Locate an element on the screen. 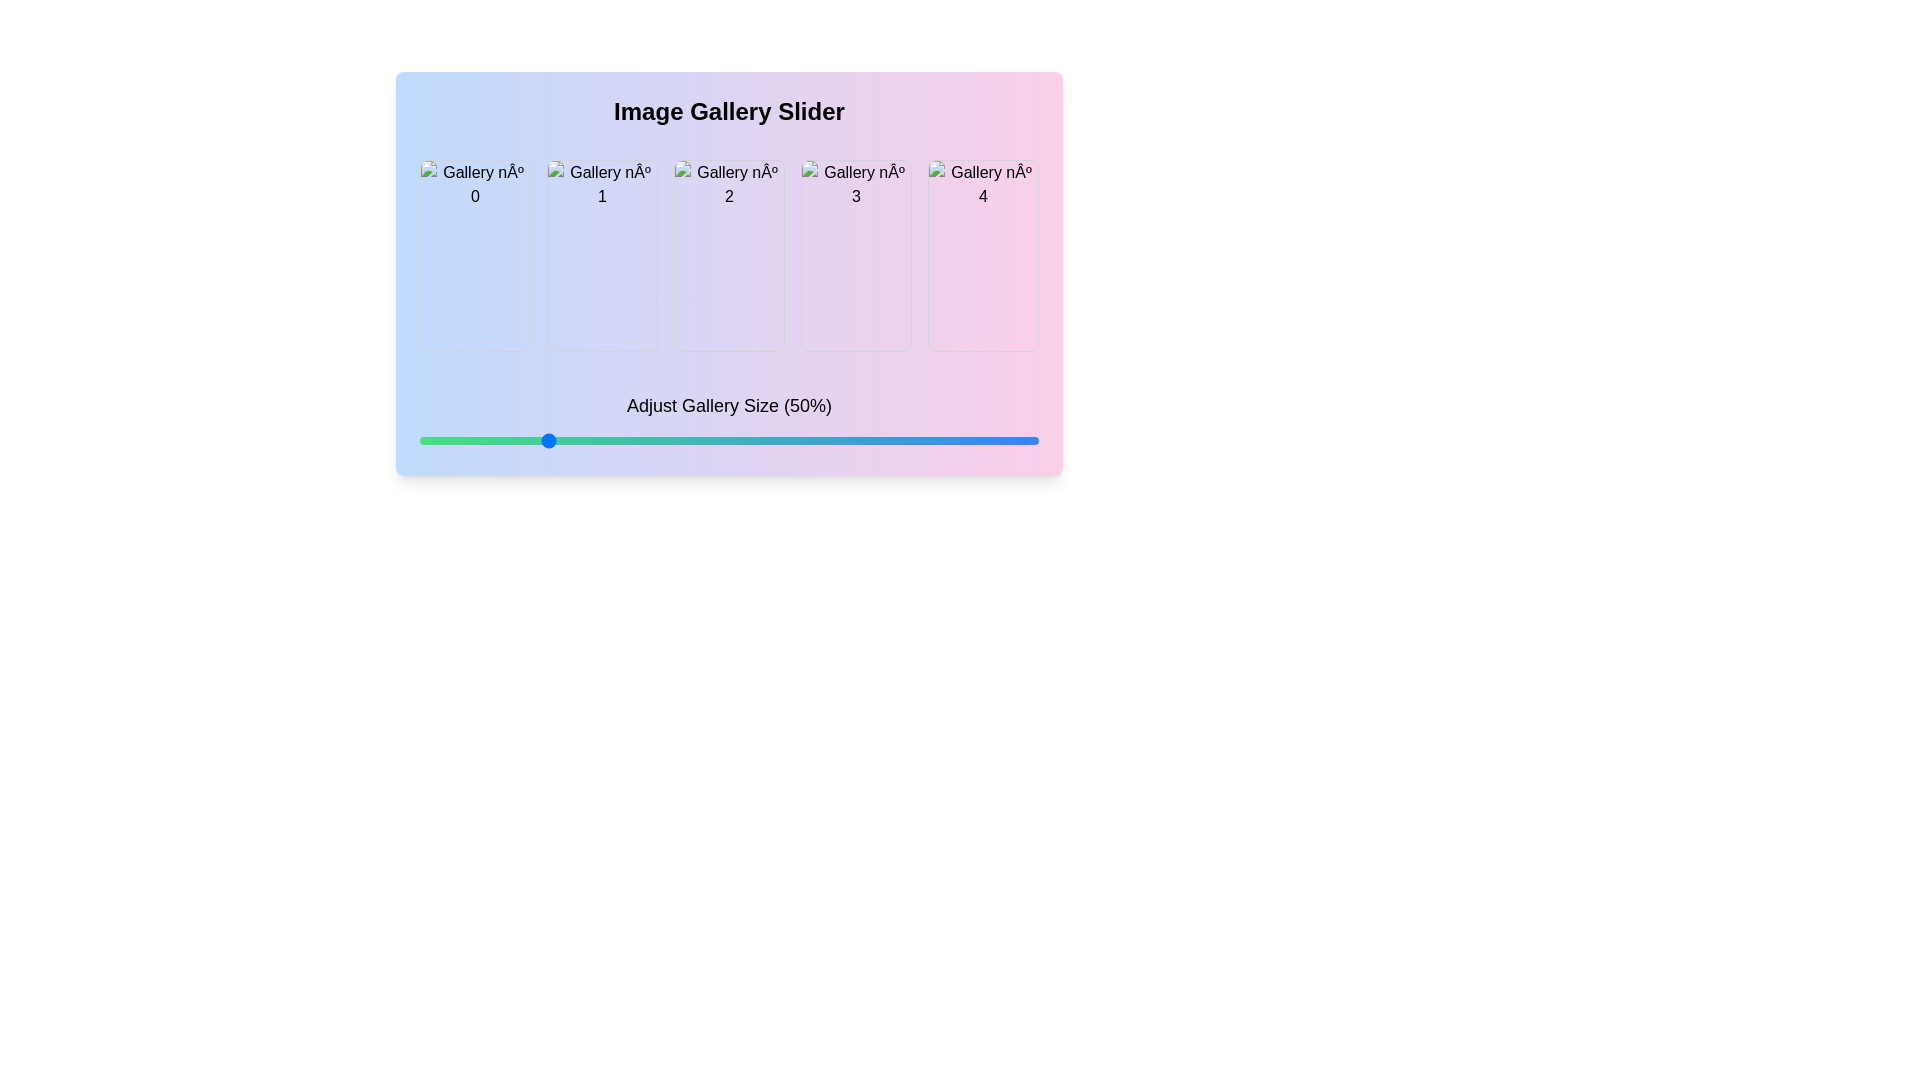  the gallery size slider to 135% is located at coordinates (964, 439).